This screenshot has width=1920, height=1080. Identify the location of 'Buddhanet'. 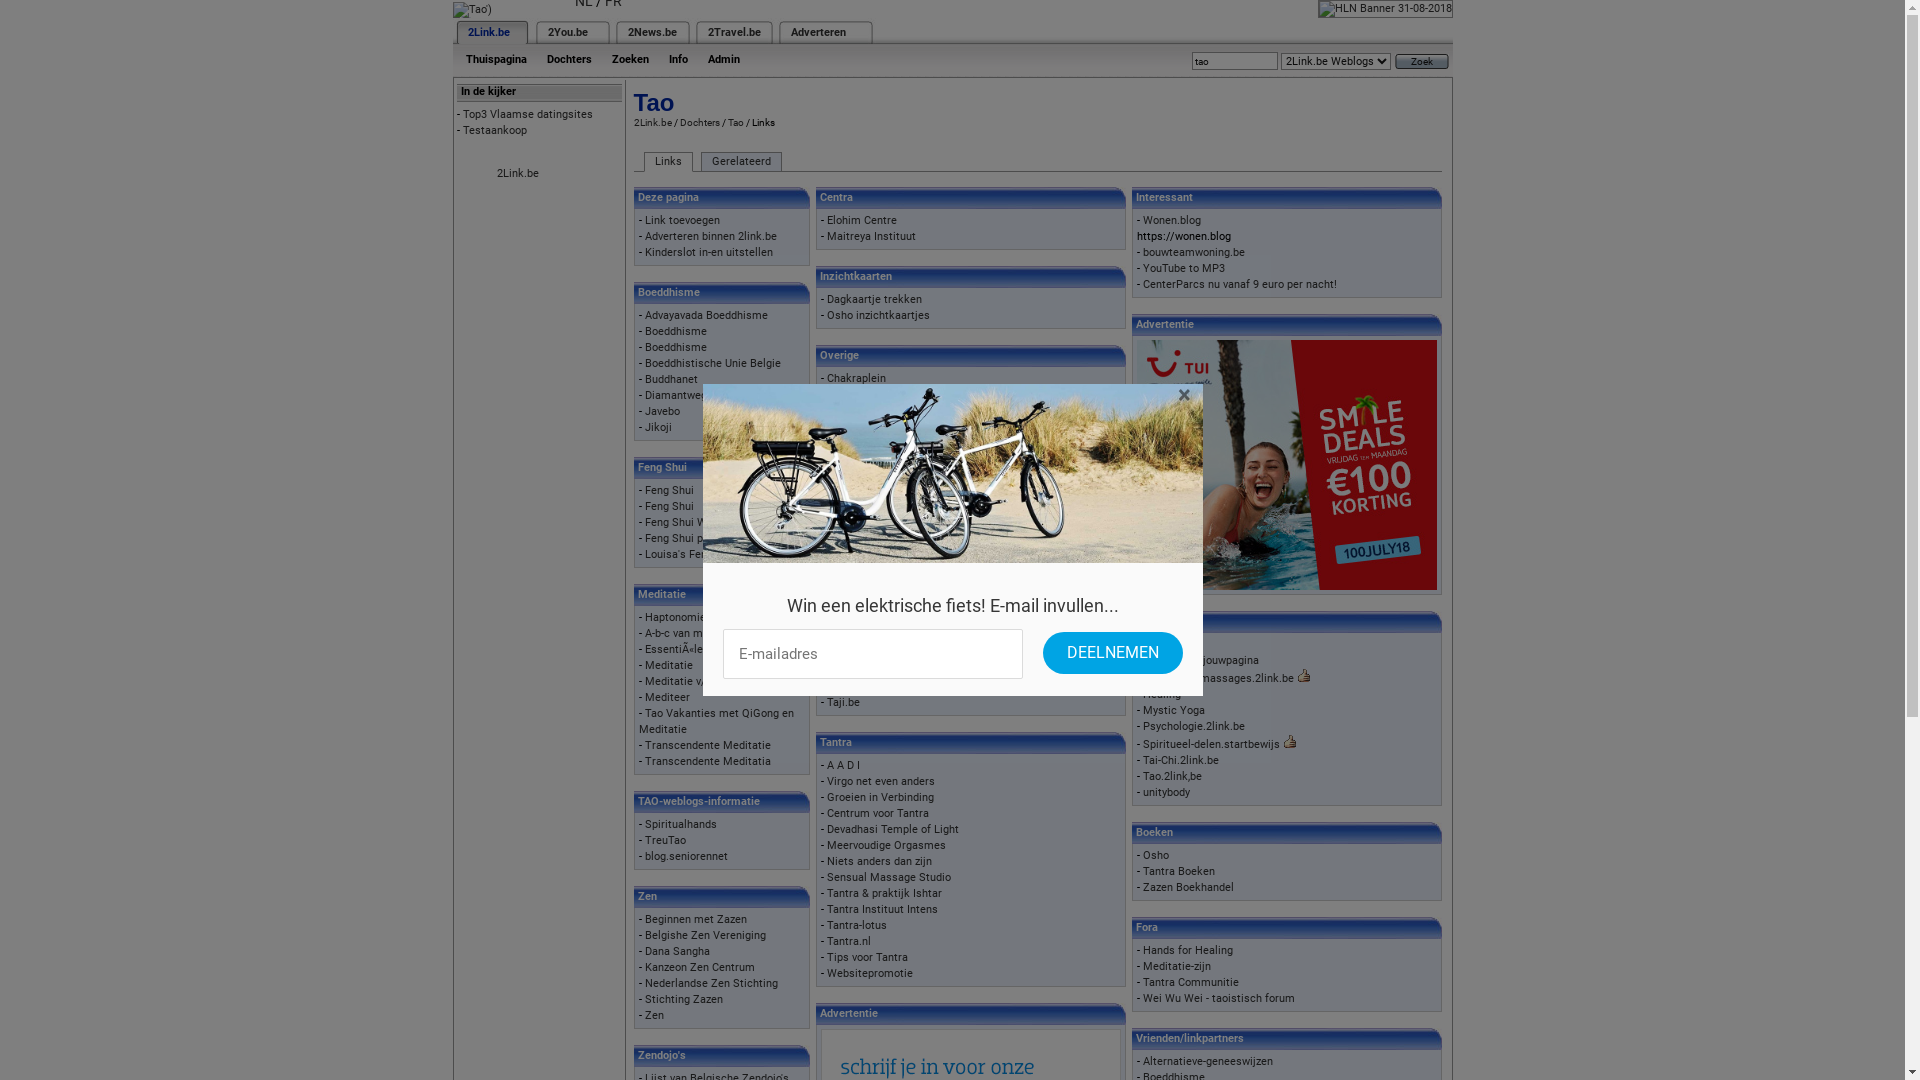
(670, 379).